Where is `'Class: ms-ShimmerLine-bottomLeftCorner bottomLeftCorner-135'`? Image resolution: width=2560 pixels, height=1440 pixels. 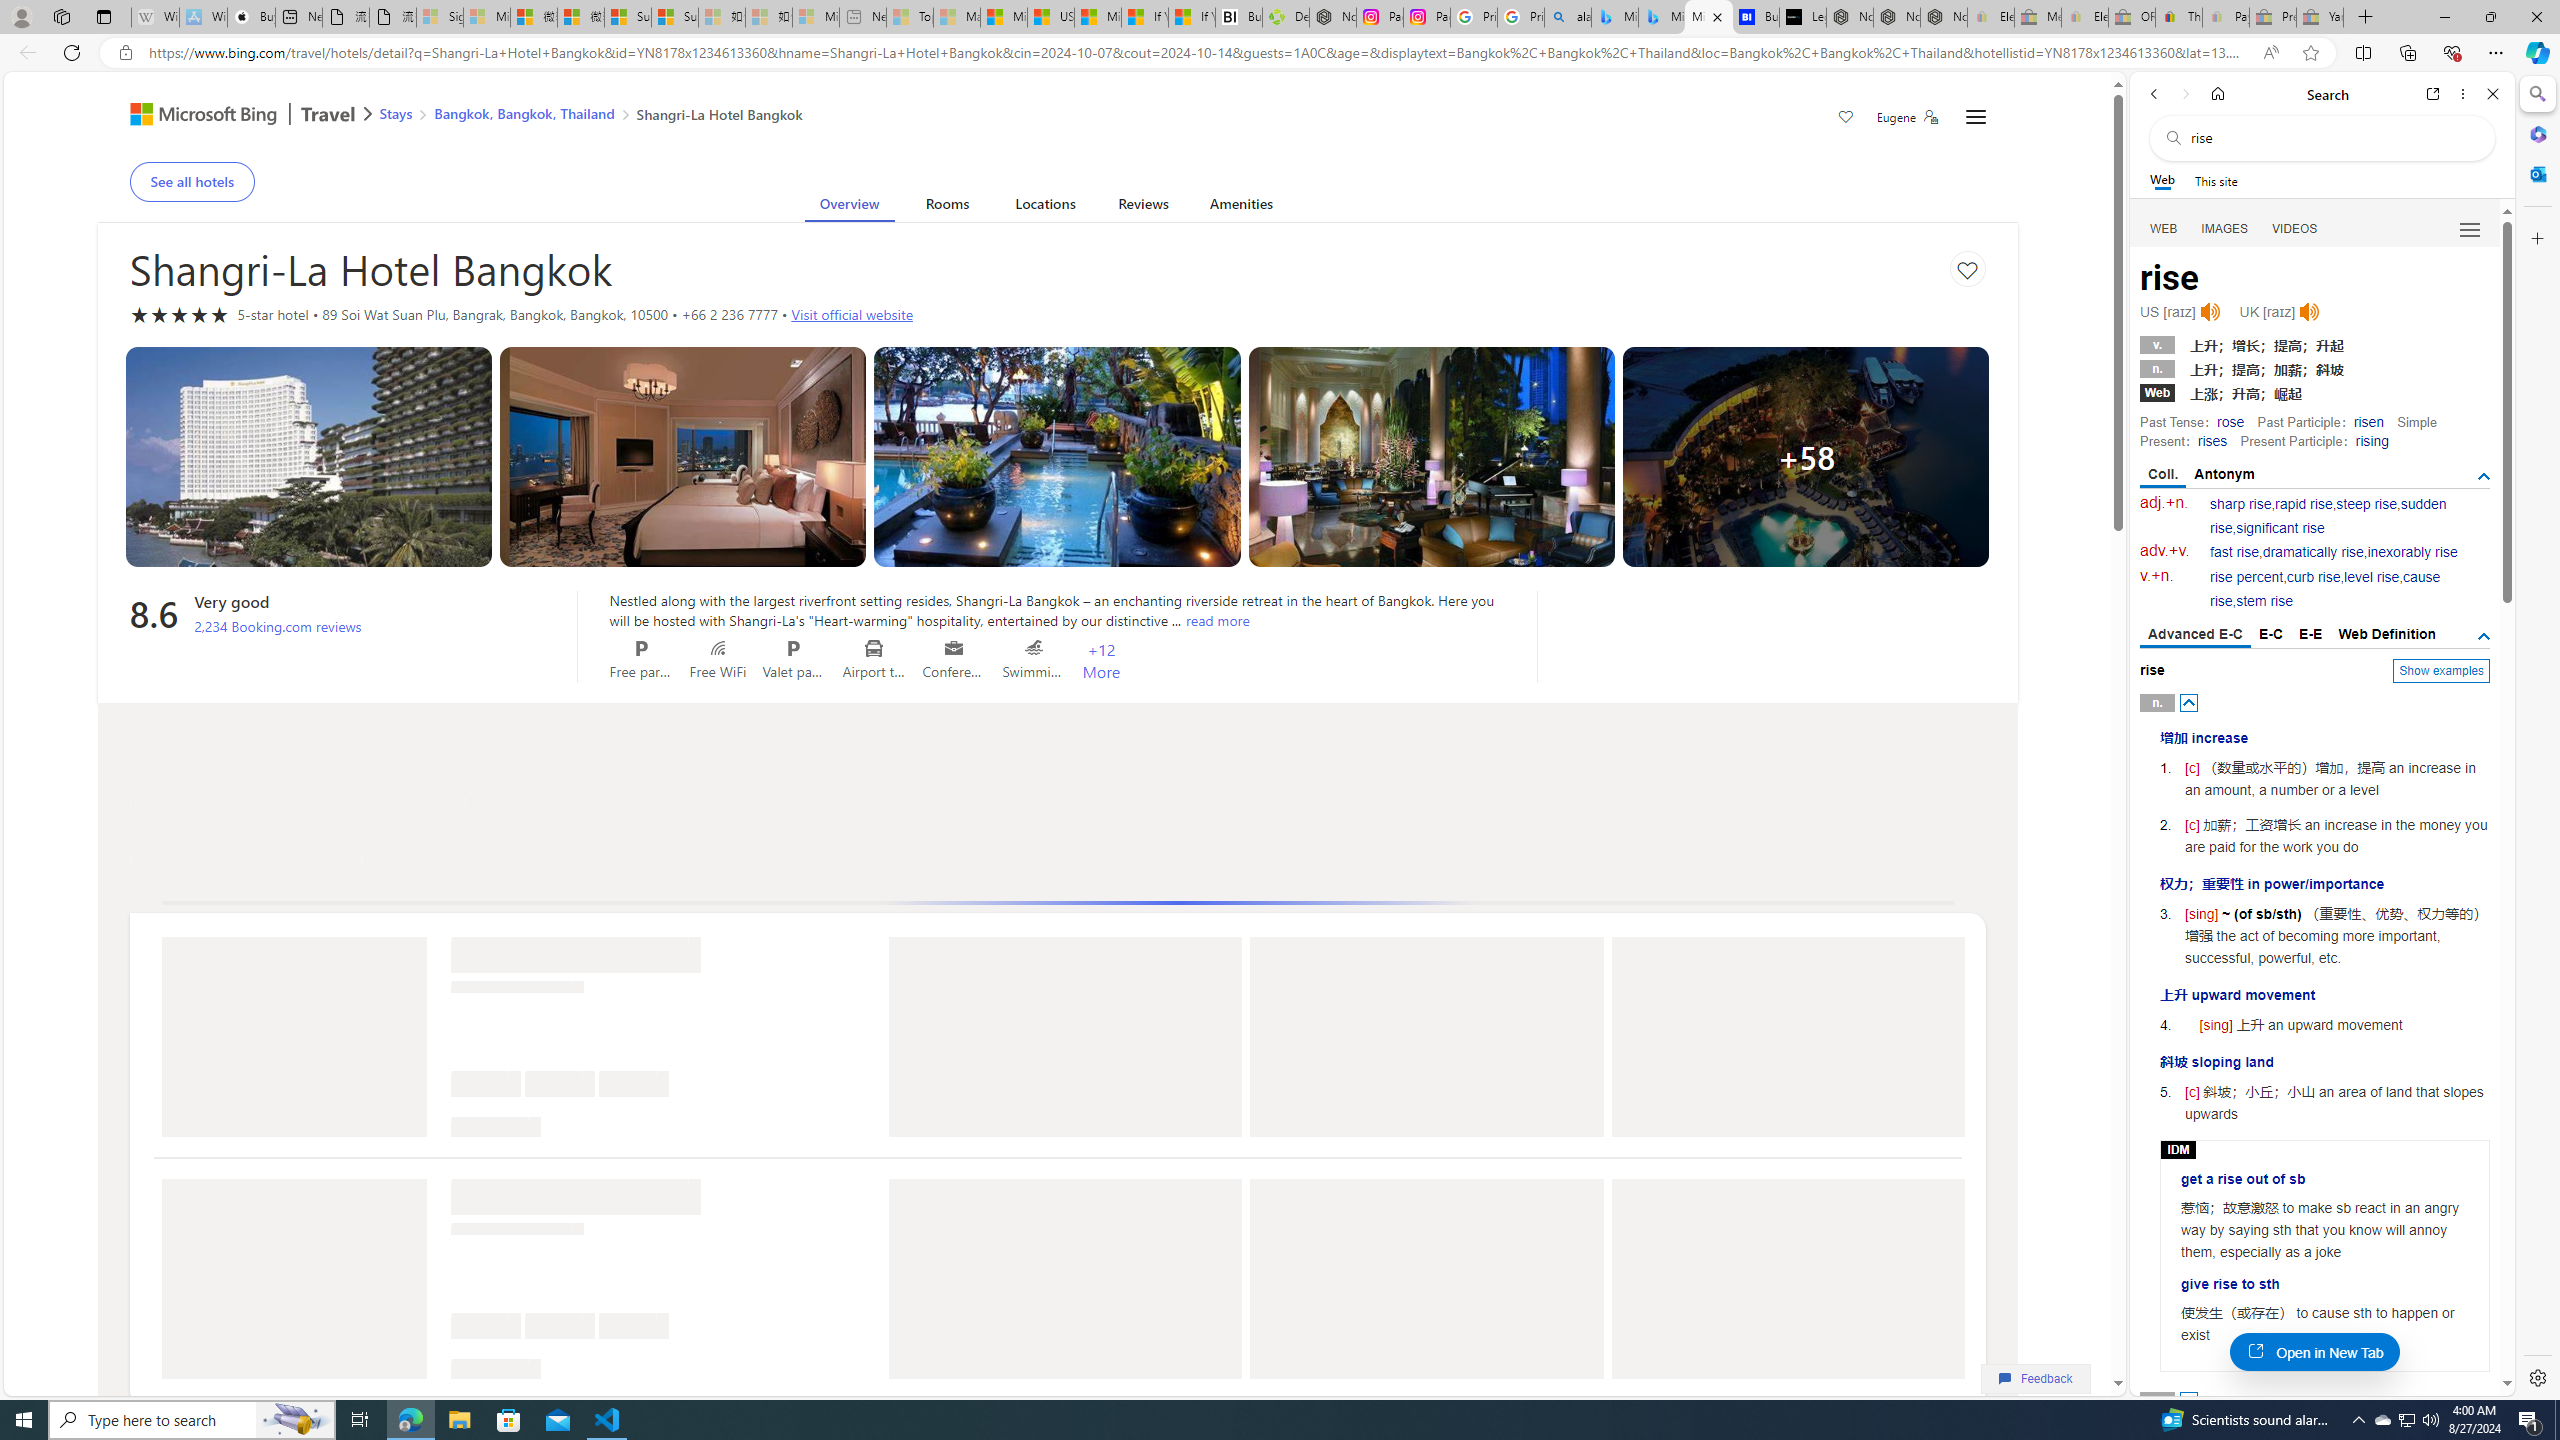 'Class: ms-ShimmerLine-bottomLeftCorner bottomLeftCorner-135' is located at coordinates (457, 1367).